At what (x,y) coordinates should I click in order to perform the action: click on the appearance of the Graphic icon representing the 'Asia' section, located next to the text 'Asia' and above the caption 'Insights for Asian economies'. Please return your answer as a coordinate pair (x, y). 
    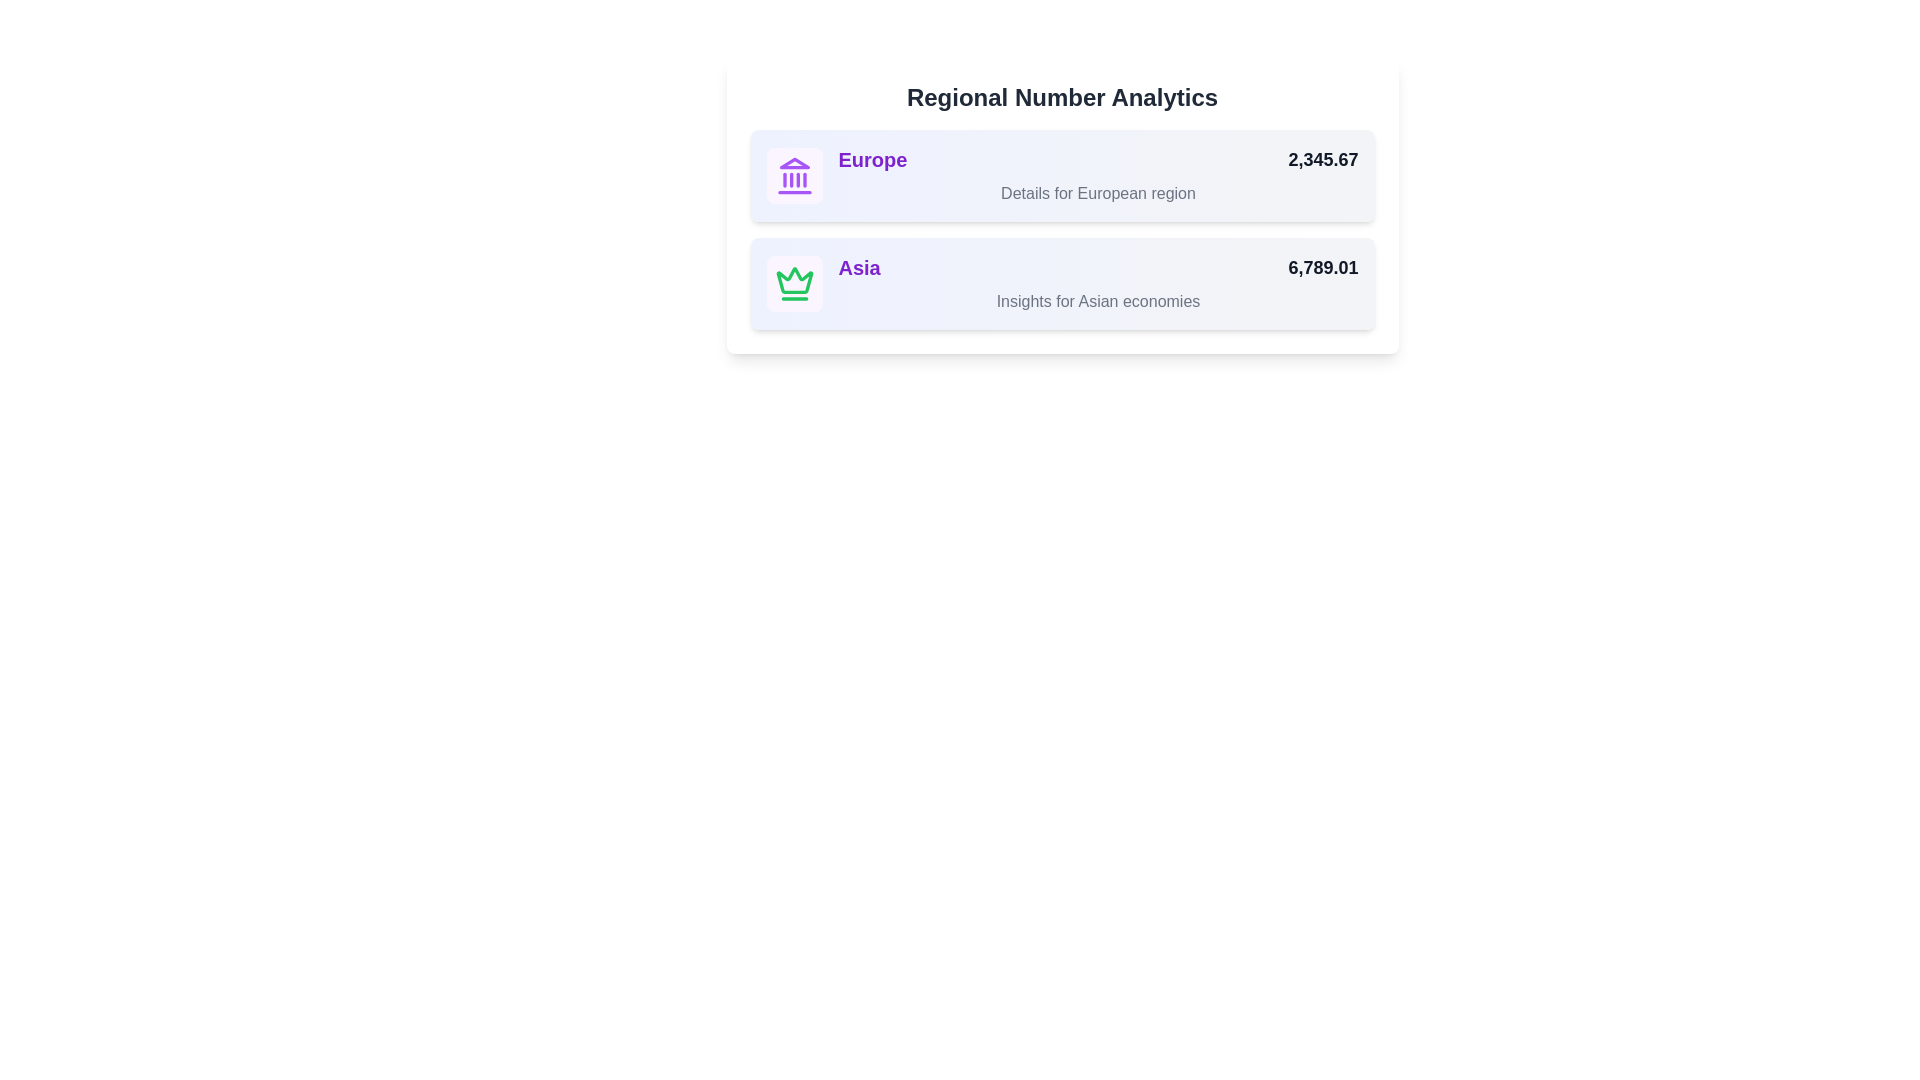
    Looking at the image, I should click on (793, 284).